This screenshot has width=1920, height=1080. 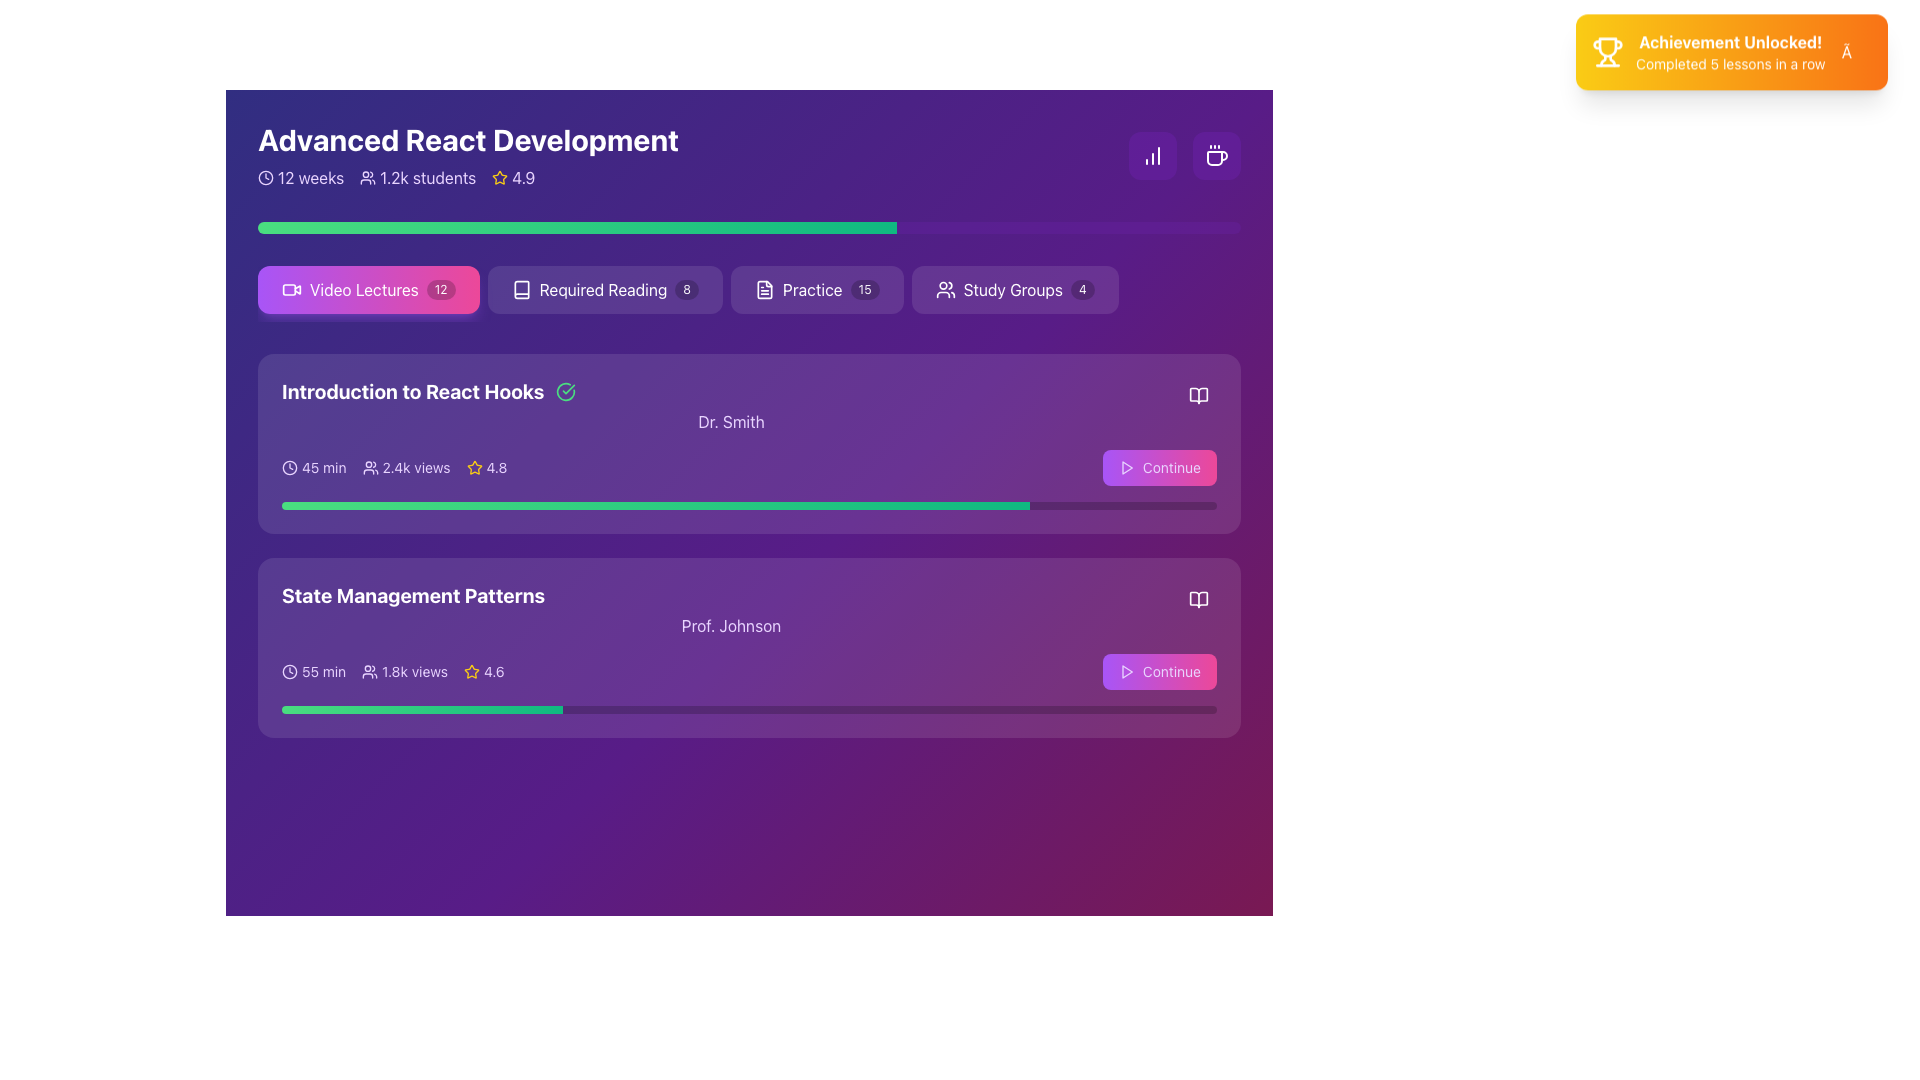 I want to click on the 'reading' or 'open book' icon located at the top right of the 'Introduction to React Hooks' course block, so click(x=1199, y=396).